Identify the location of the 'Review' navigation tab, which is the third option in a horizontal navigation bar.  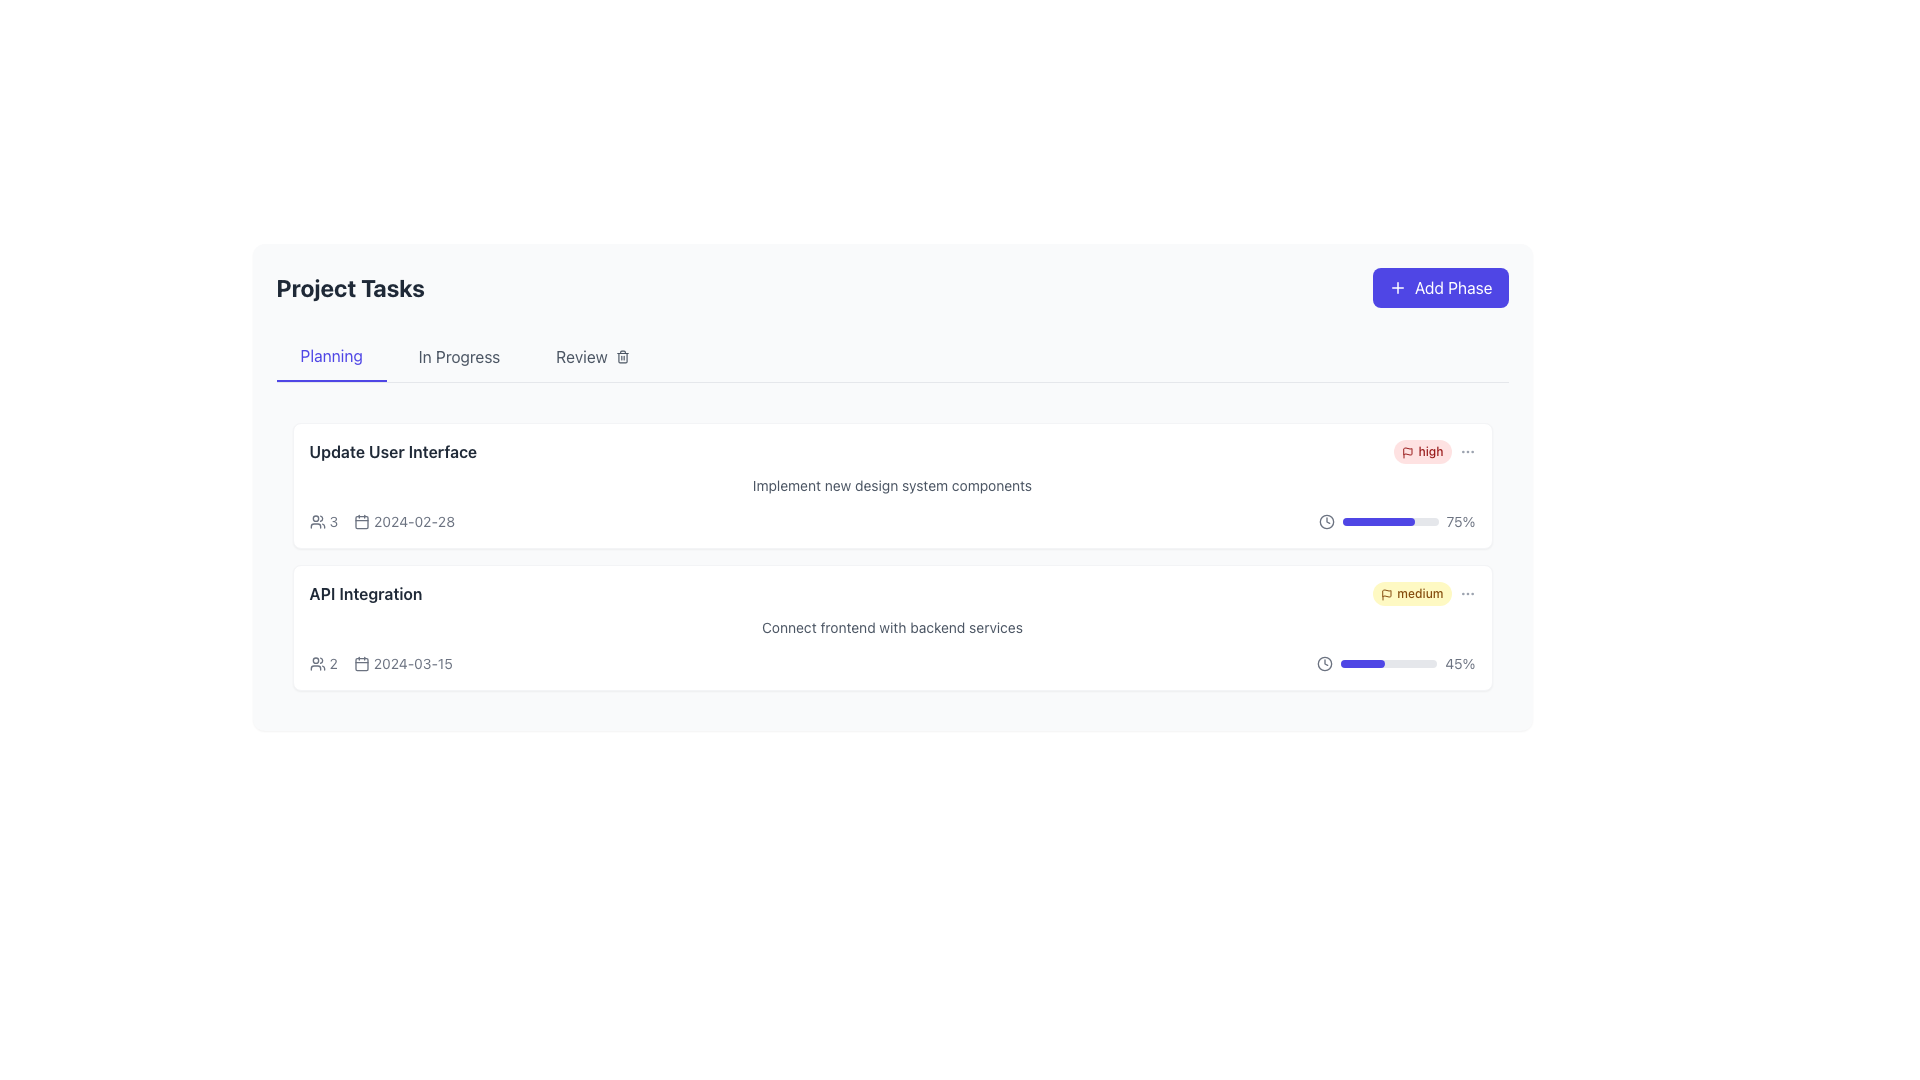
(591, 356).